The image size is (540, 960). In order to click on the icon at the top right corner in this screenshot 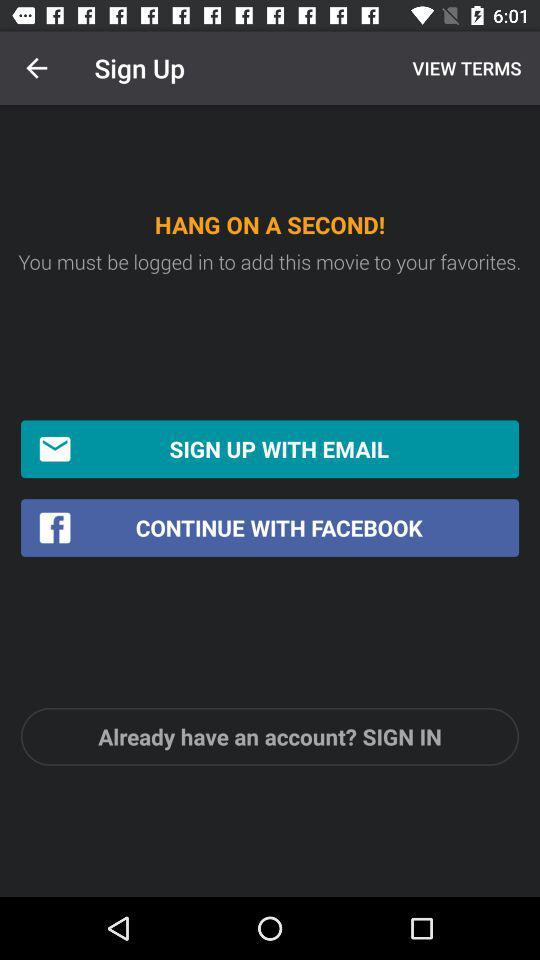, I will do `click(464, 68)`.